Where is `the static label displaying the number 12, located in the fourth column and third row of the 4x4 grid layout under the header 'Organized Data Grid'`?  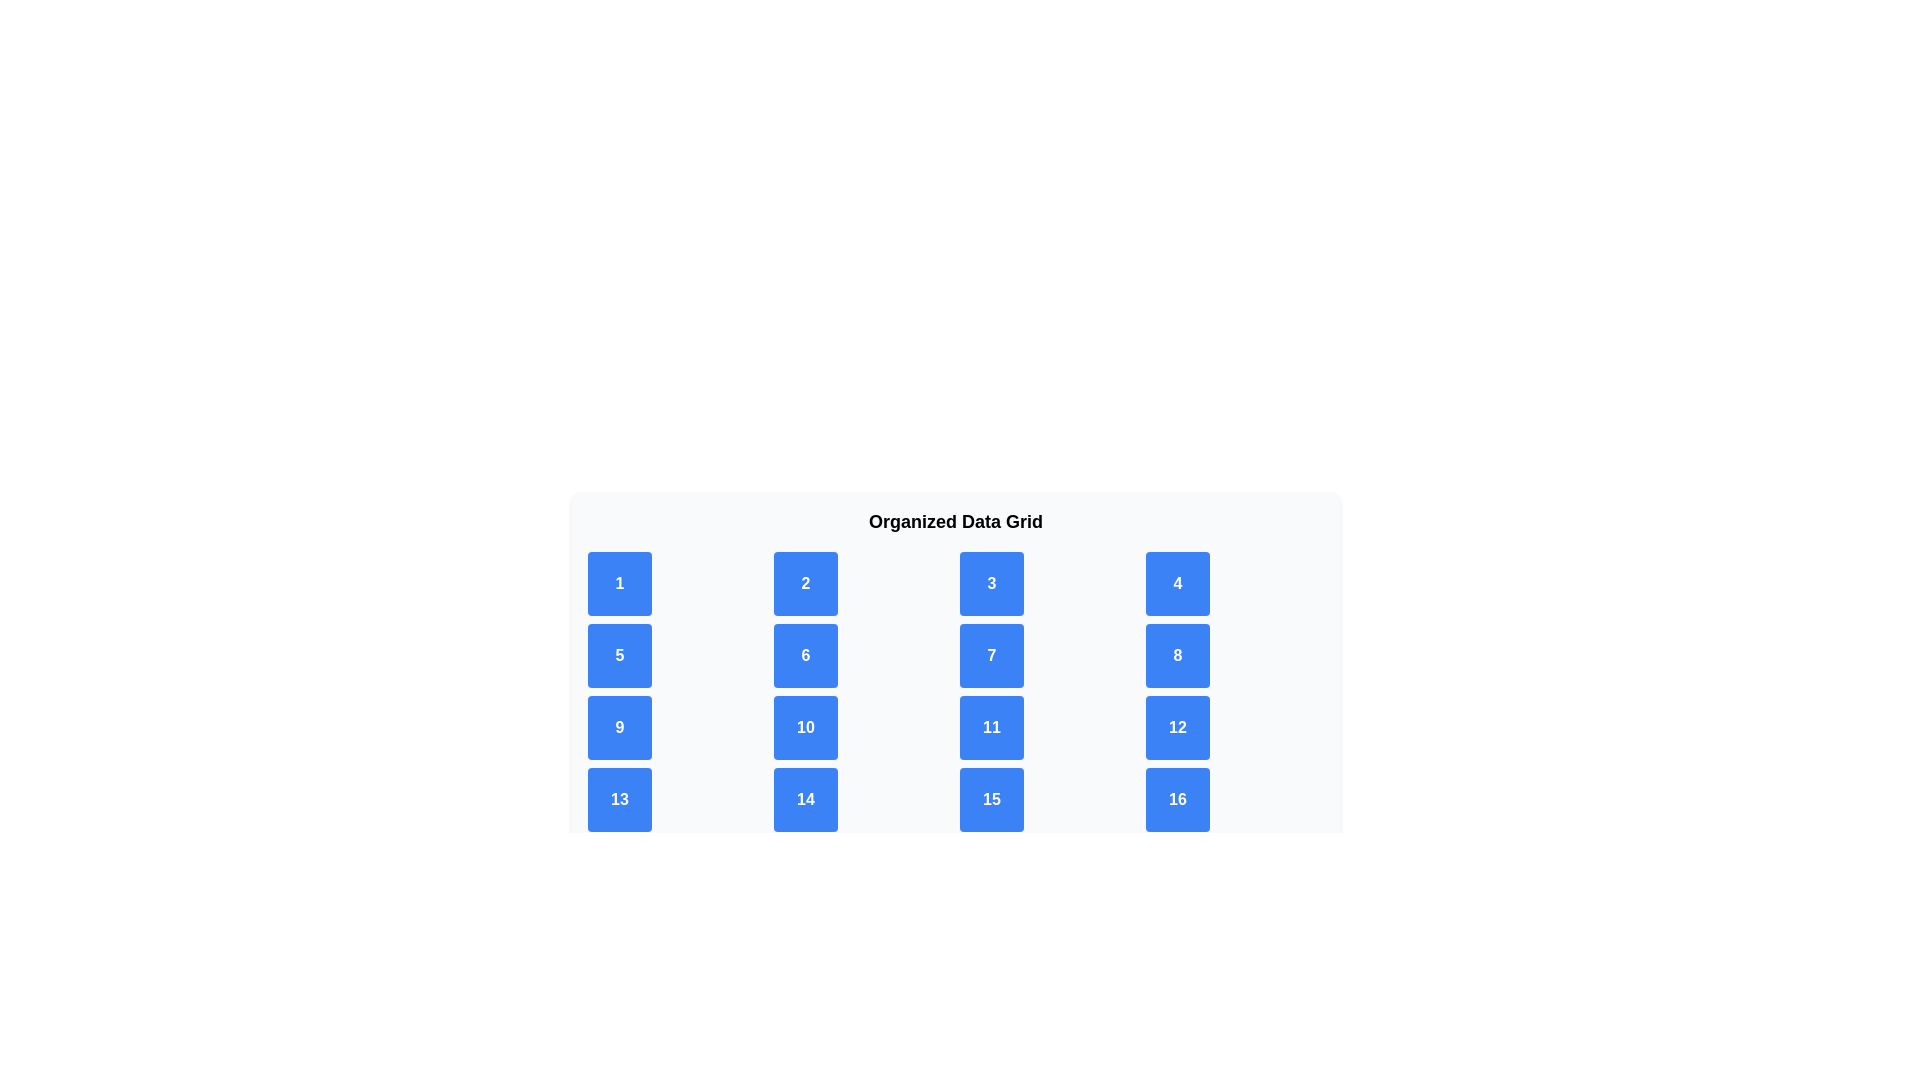 the static label displaying the number 12, located in the fourth column and third row of the 4x4 grid layout under the header 'Organized Data Grid' is located at coordinates (1177, 728).